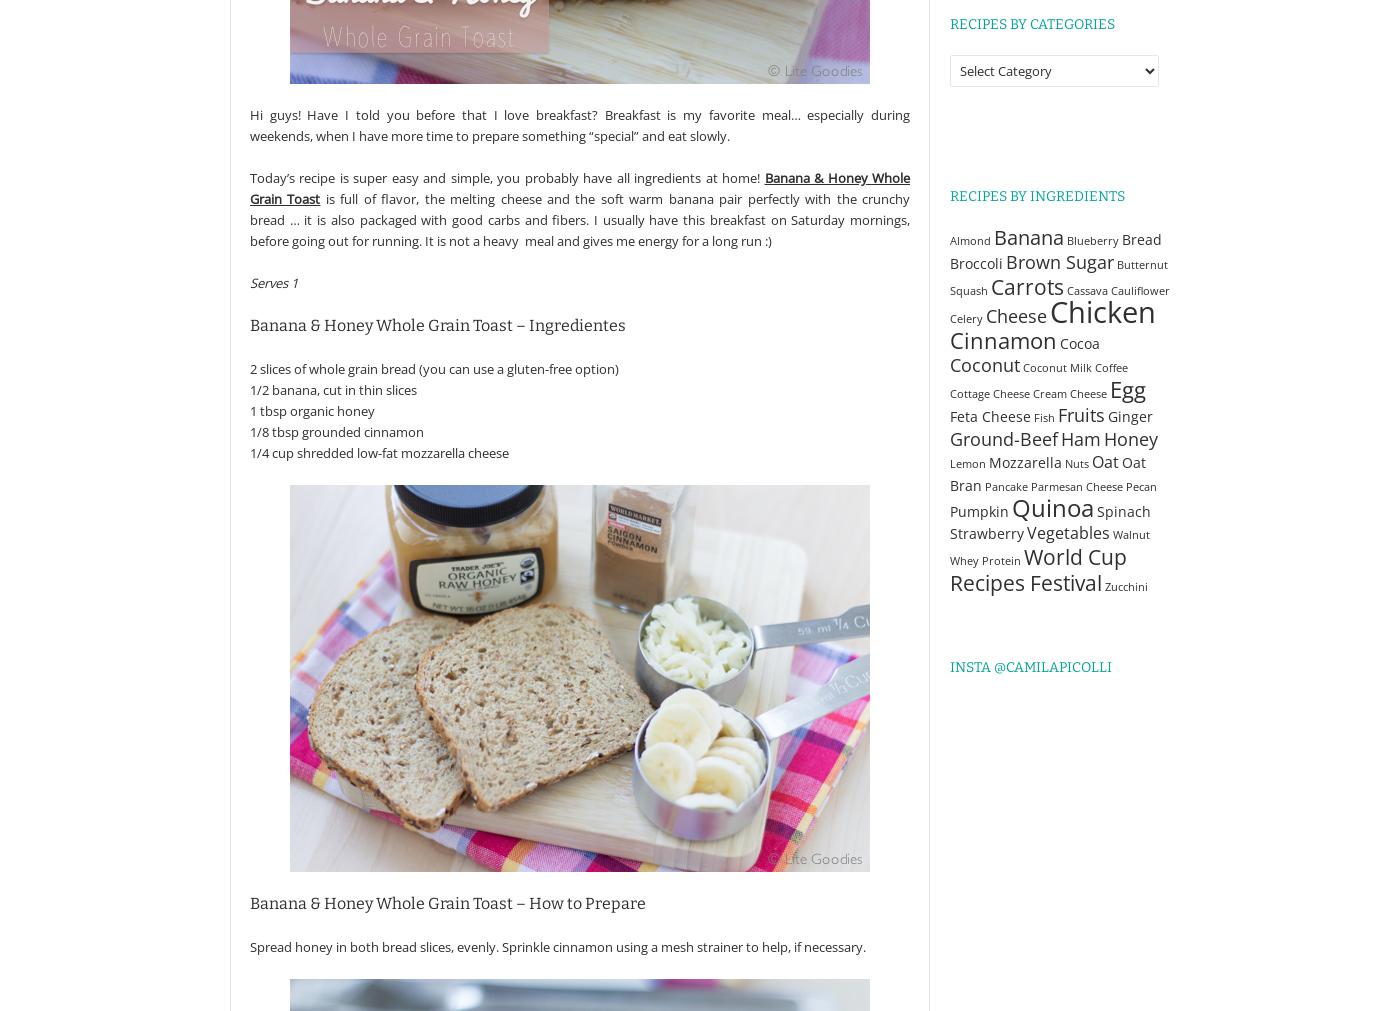  What do you see at coordinates (1092, 241) in the screenshot?
I see `'Blueberry'` at bounding box center [1092, 241].